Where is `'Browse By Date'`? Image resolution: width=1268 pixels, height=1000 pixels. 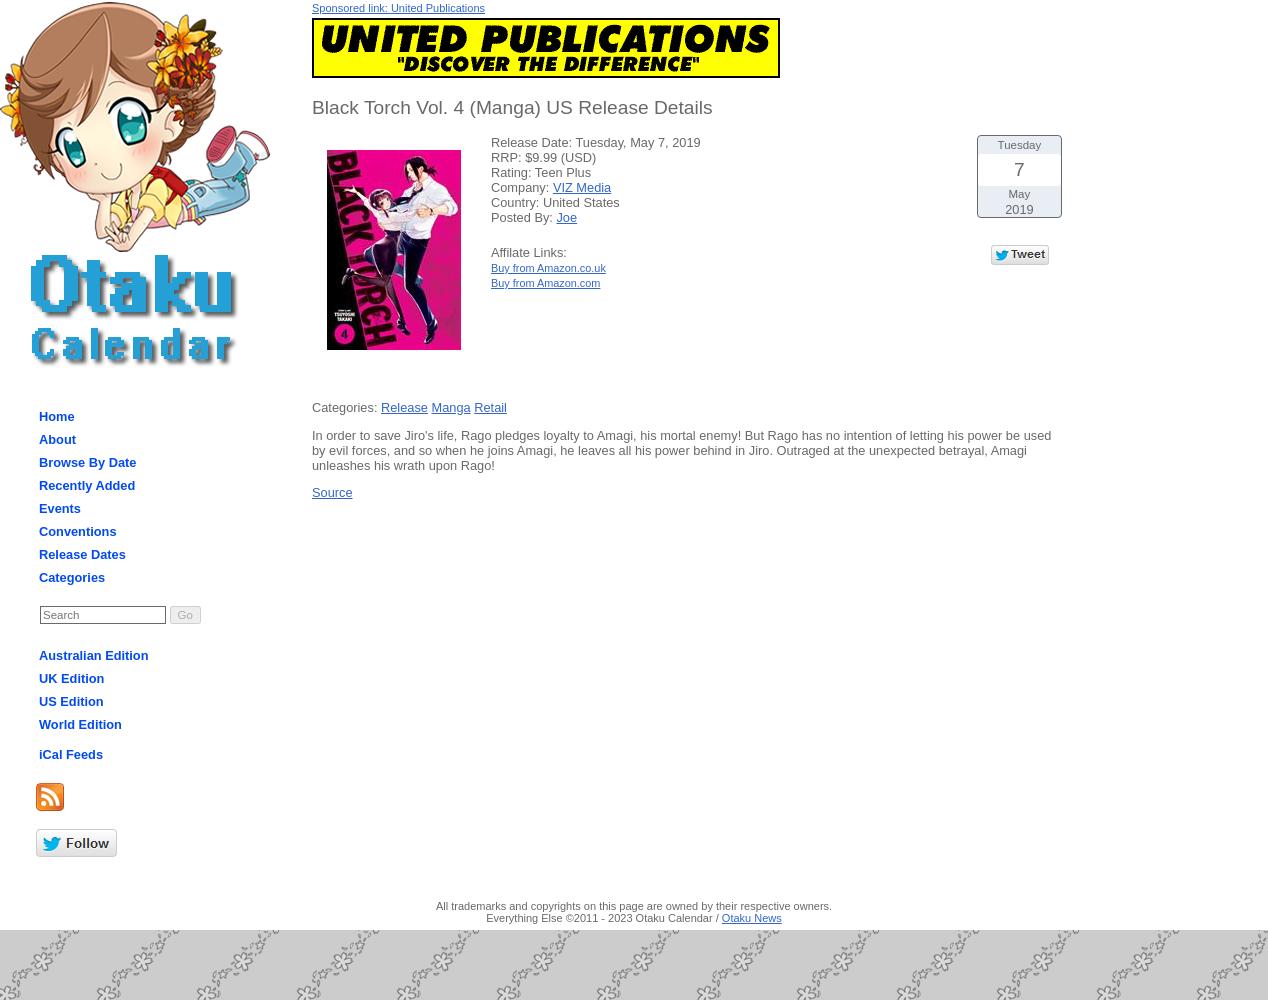 'Browse By Date' is located at coordinates (87, 461).